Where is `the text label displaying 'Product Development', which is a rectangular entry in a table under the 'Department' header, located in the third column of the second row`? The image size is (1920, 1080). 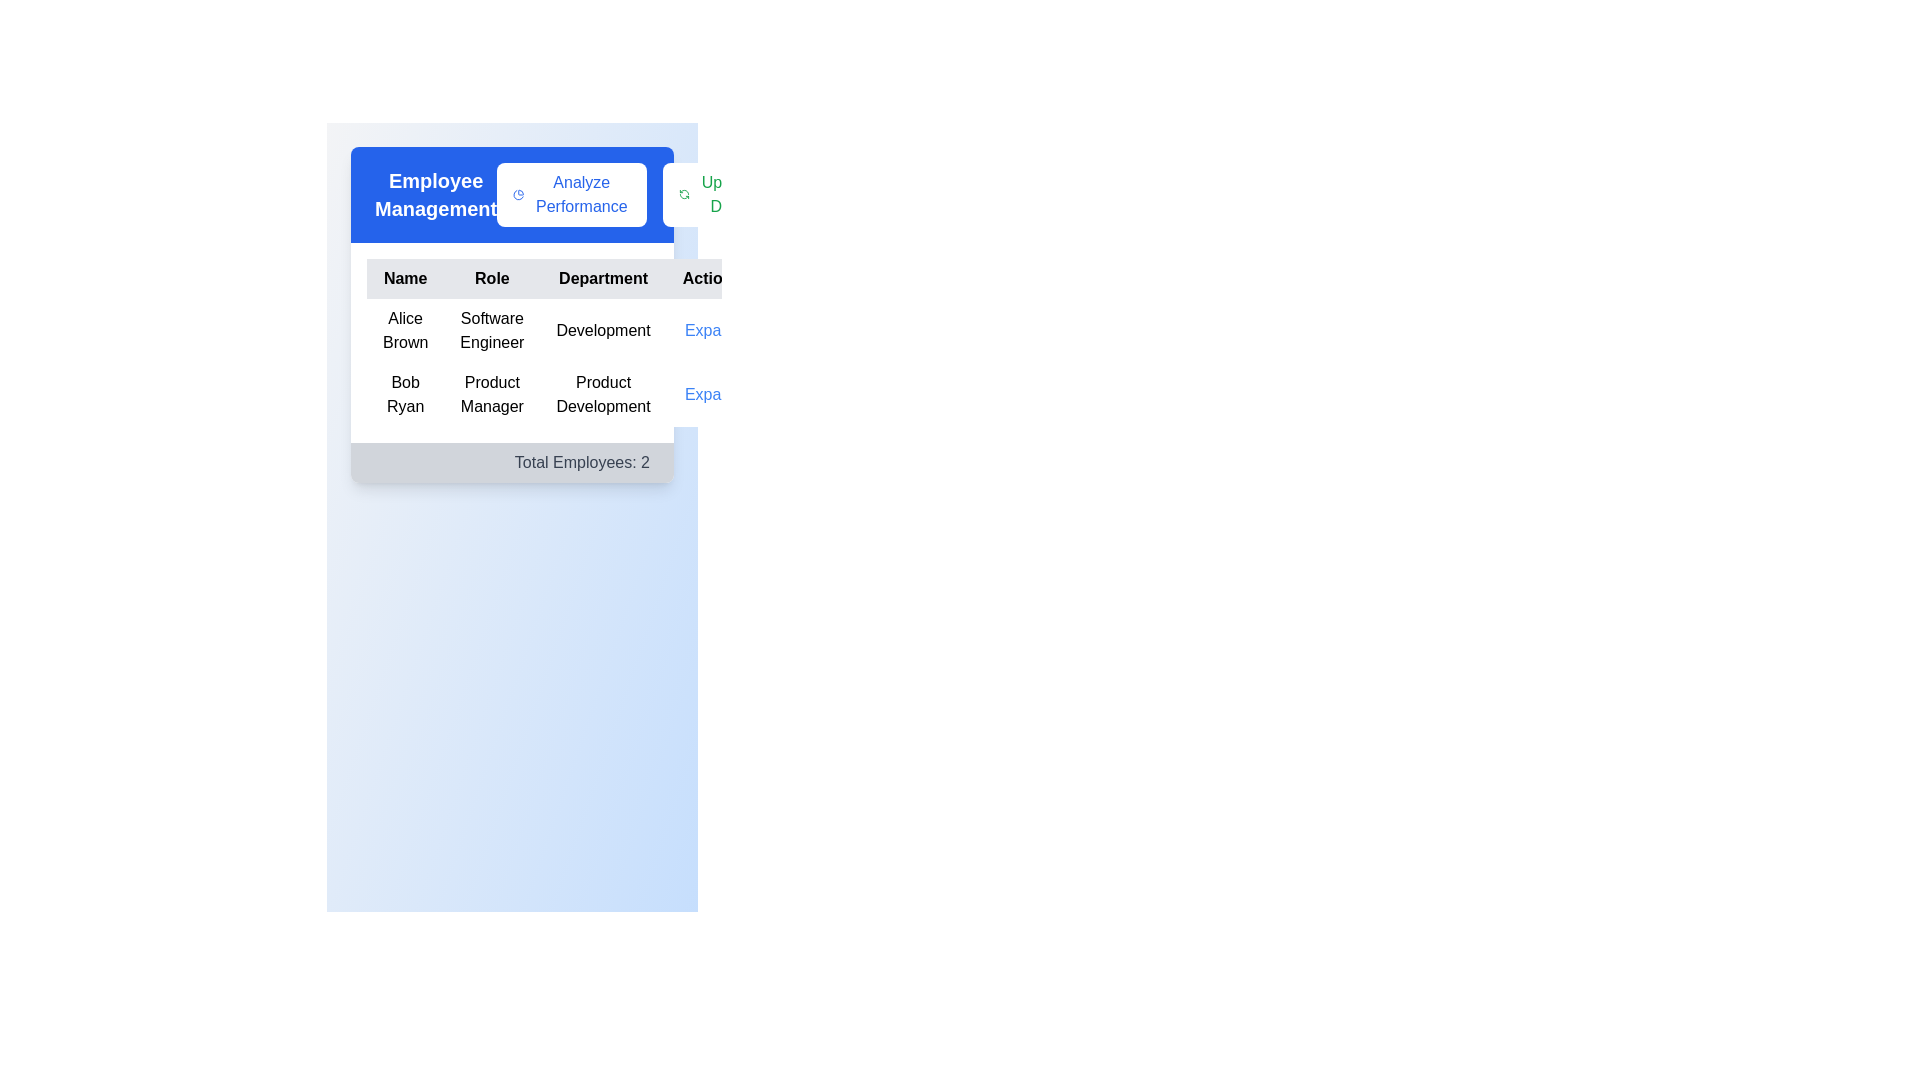 the text label displaying 'Product Development', which is a rectangular entry in a table under the 'Department' header, located in the third column of the second row is located at coordinates (602, 394).